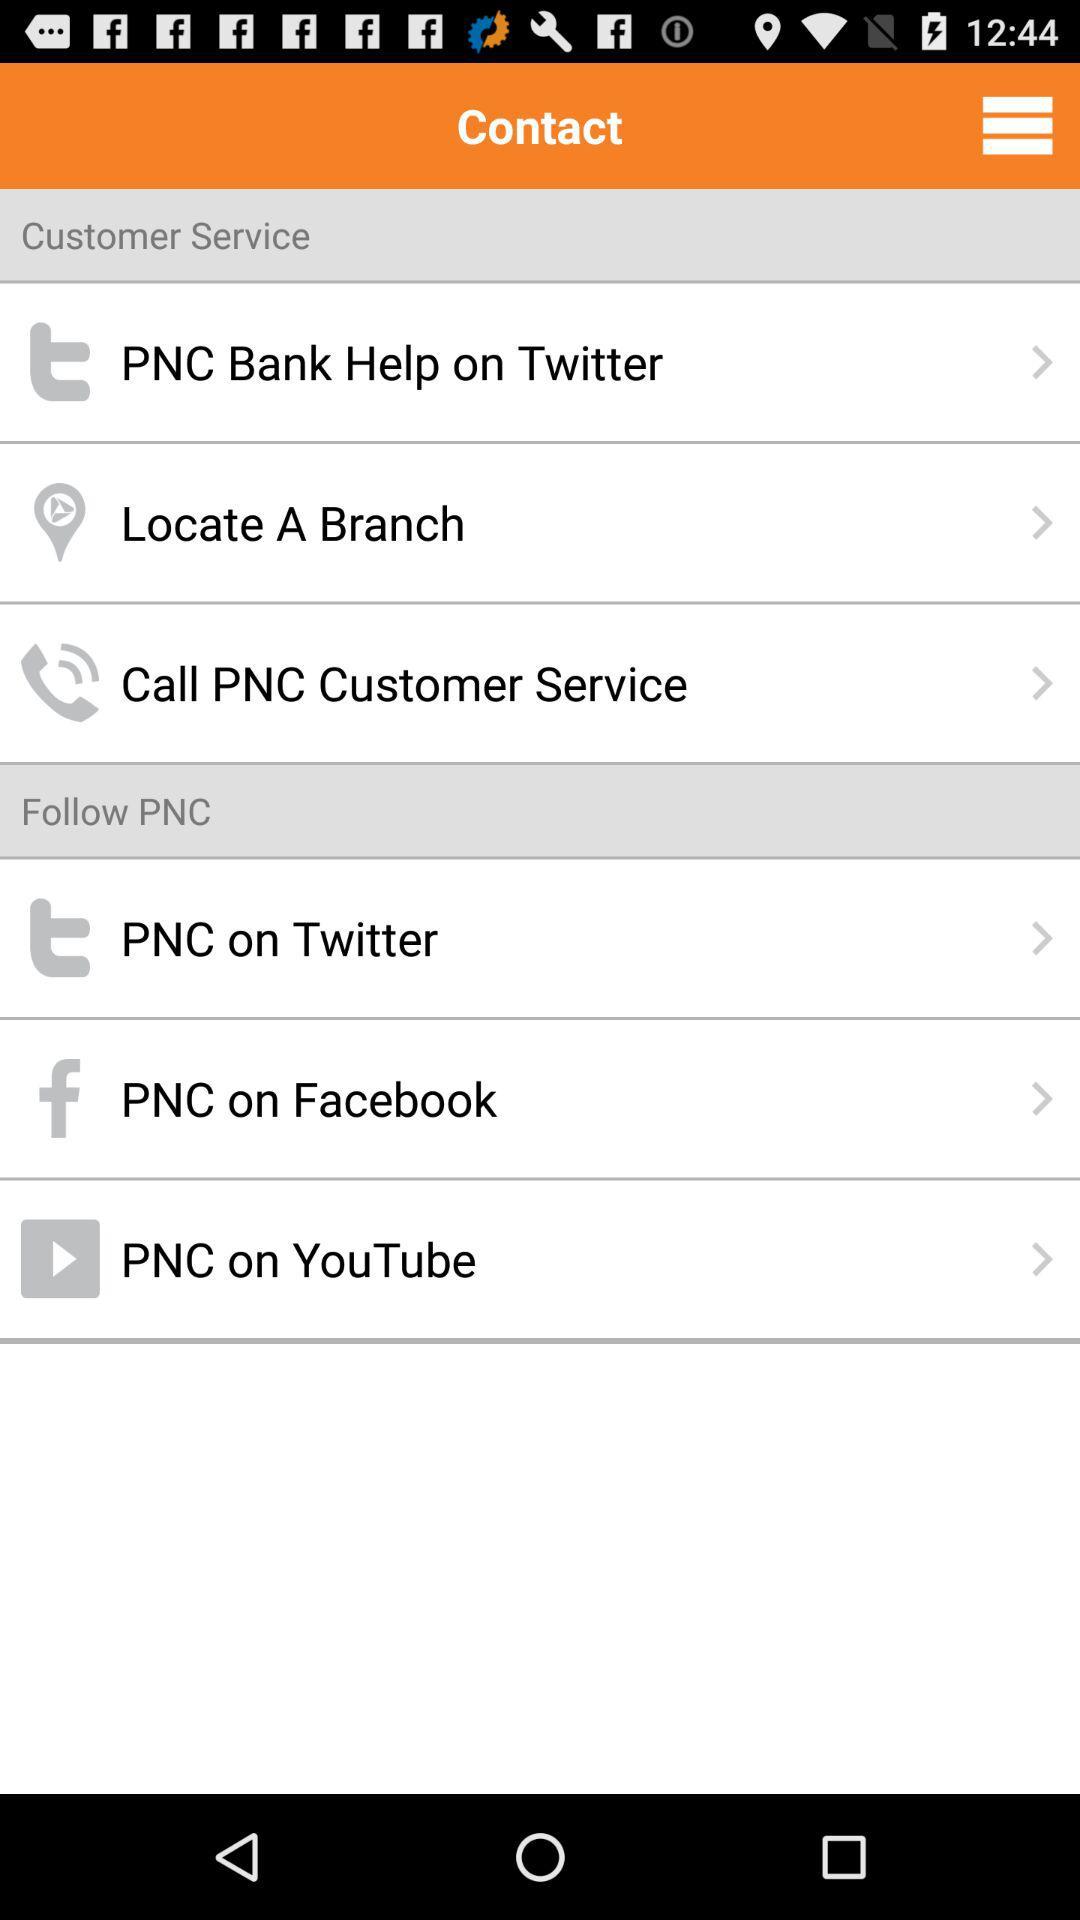 The height and width of the screenshot is (1920, 1080). I want to click on icon above pnc on twitter, so click(116, 810).